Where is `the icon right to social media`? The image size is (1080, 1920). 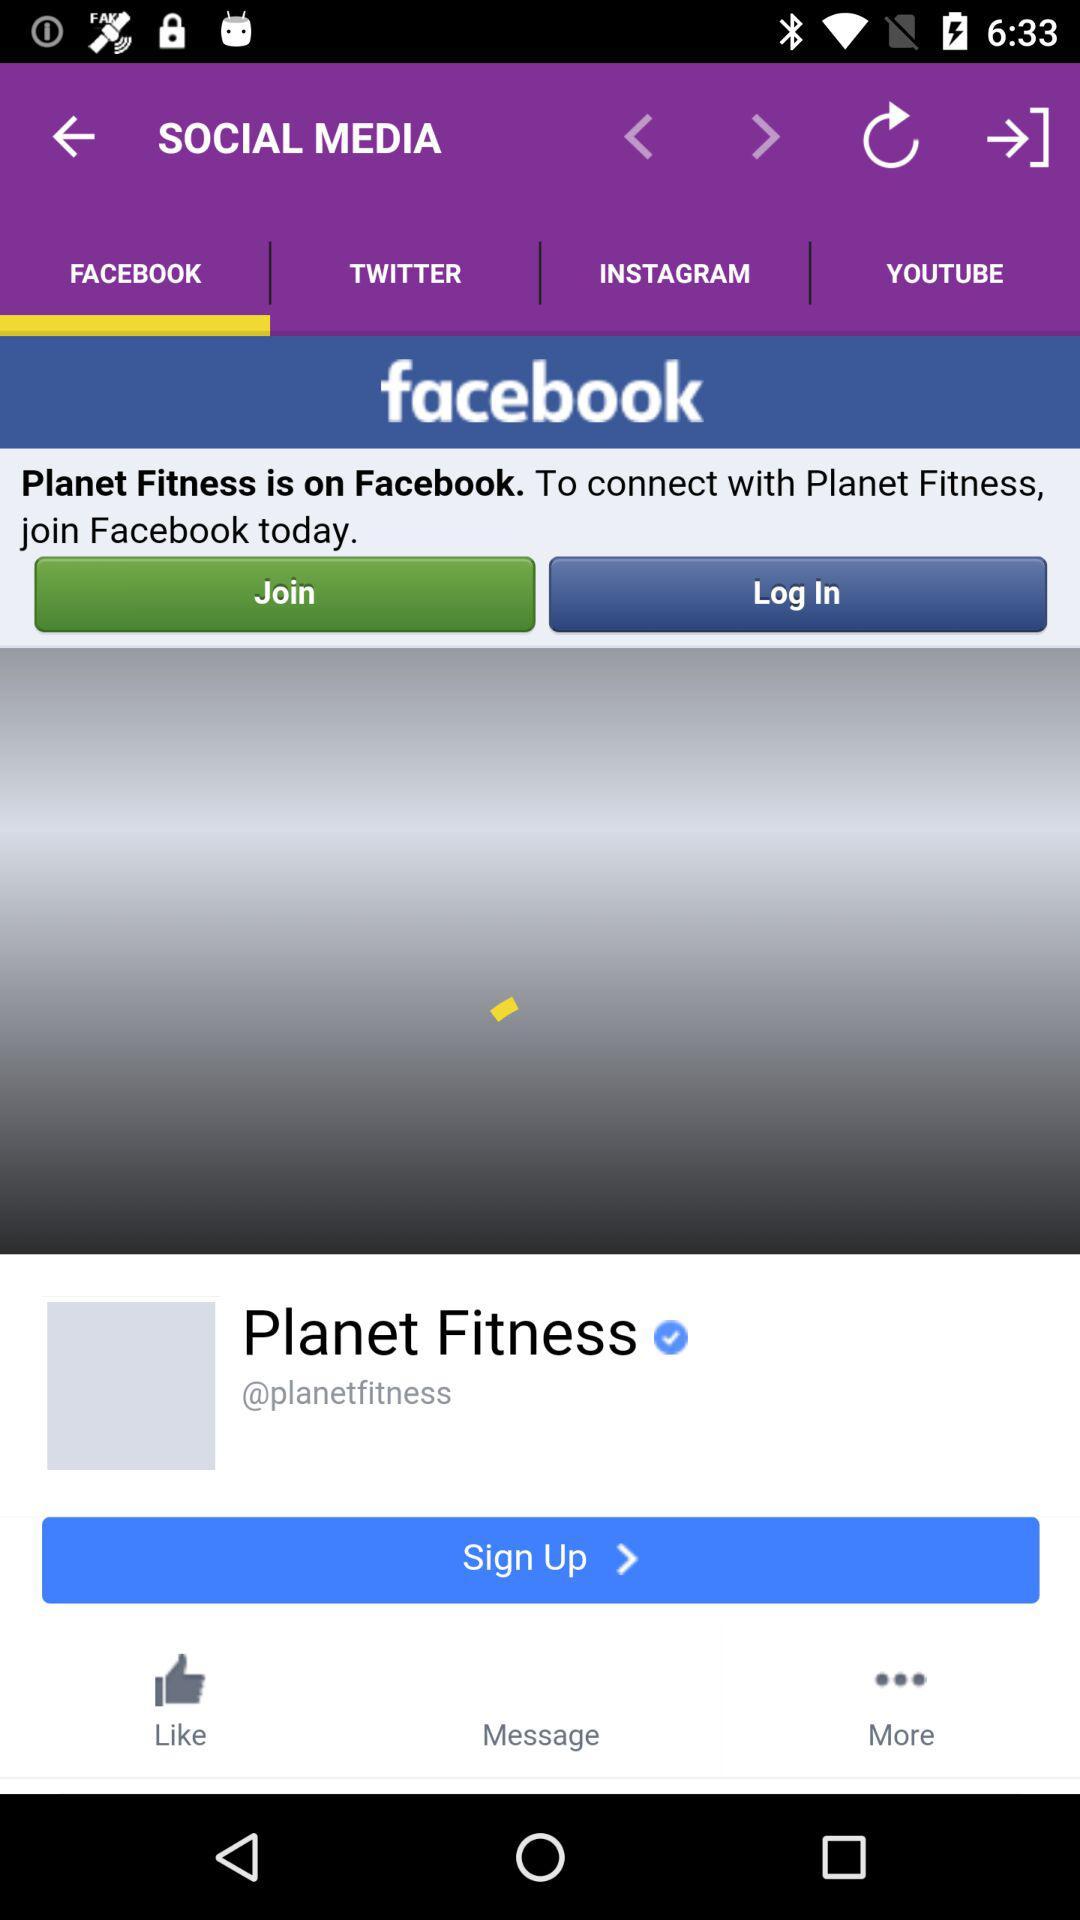 the icon right to social media is located at coordinates (639, 136).